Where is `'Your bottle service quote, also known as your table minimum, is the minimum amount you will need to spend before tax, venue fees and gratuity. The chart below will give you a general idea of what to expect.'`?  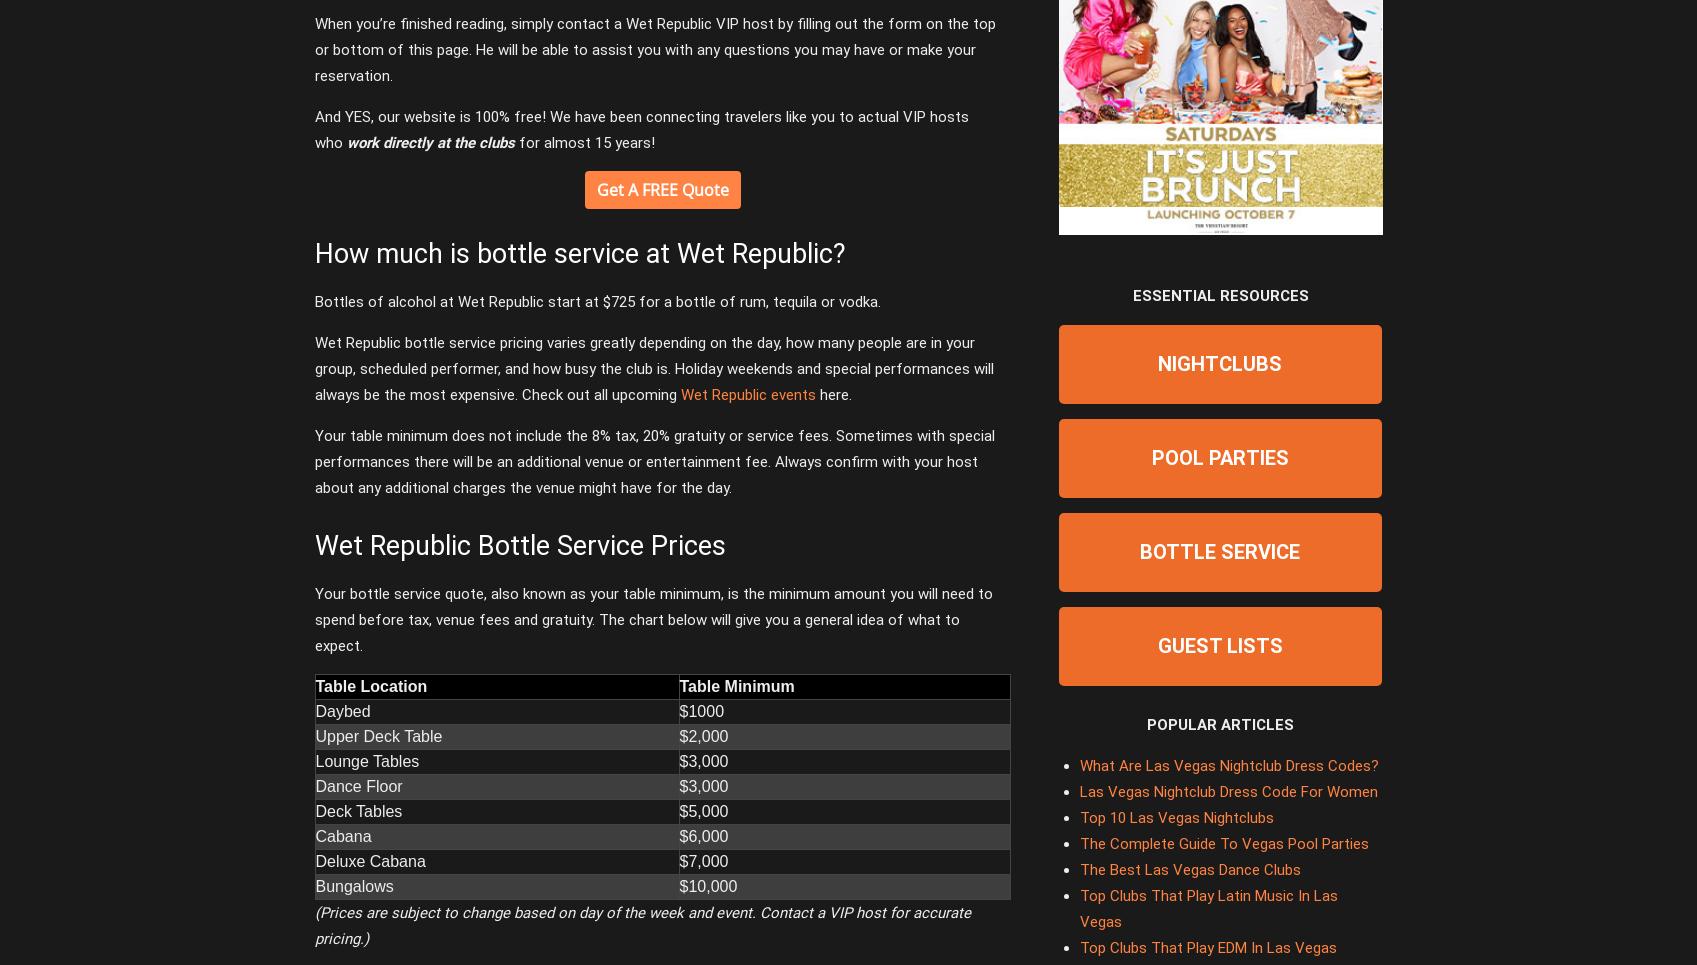
'Your bottle service quote, also known as your table minimum, is the minimum amount you will need to spend before tax, venue fees and gratuity. The chart below will give you a general idea of what to expect.' is located at coordinates (653, 619).